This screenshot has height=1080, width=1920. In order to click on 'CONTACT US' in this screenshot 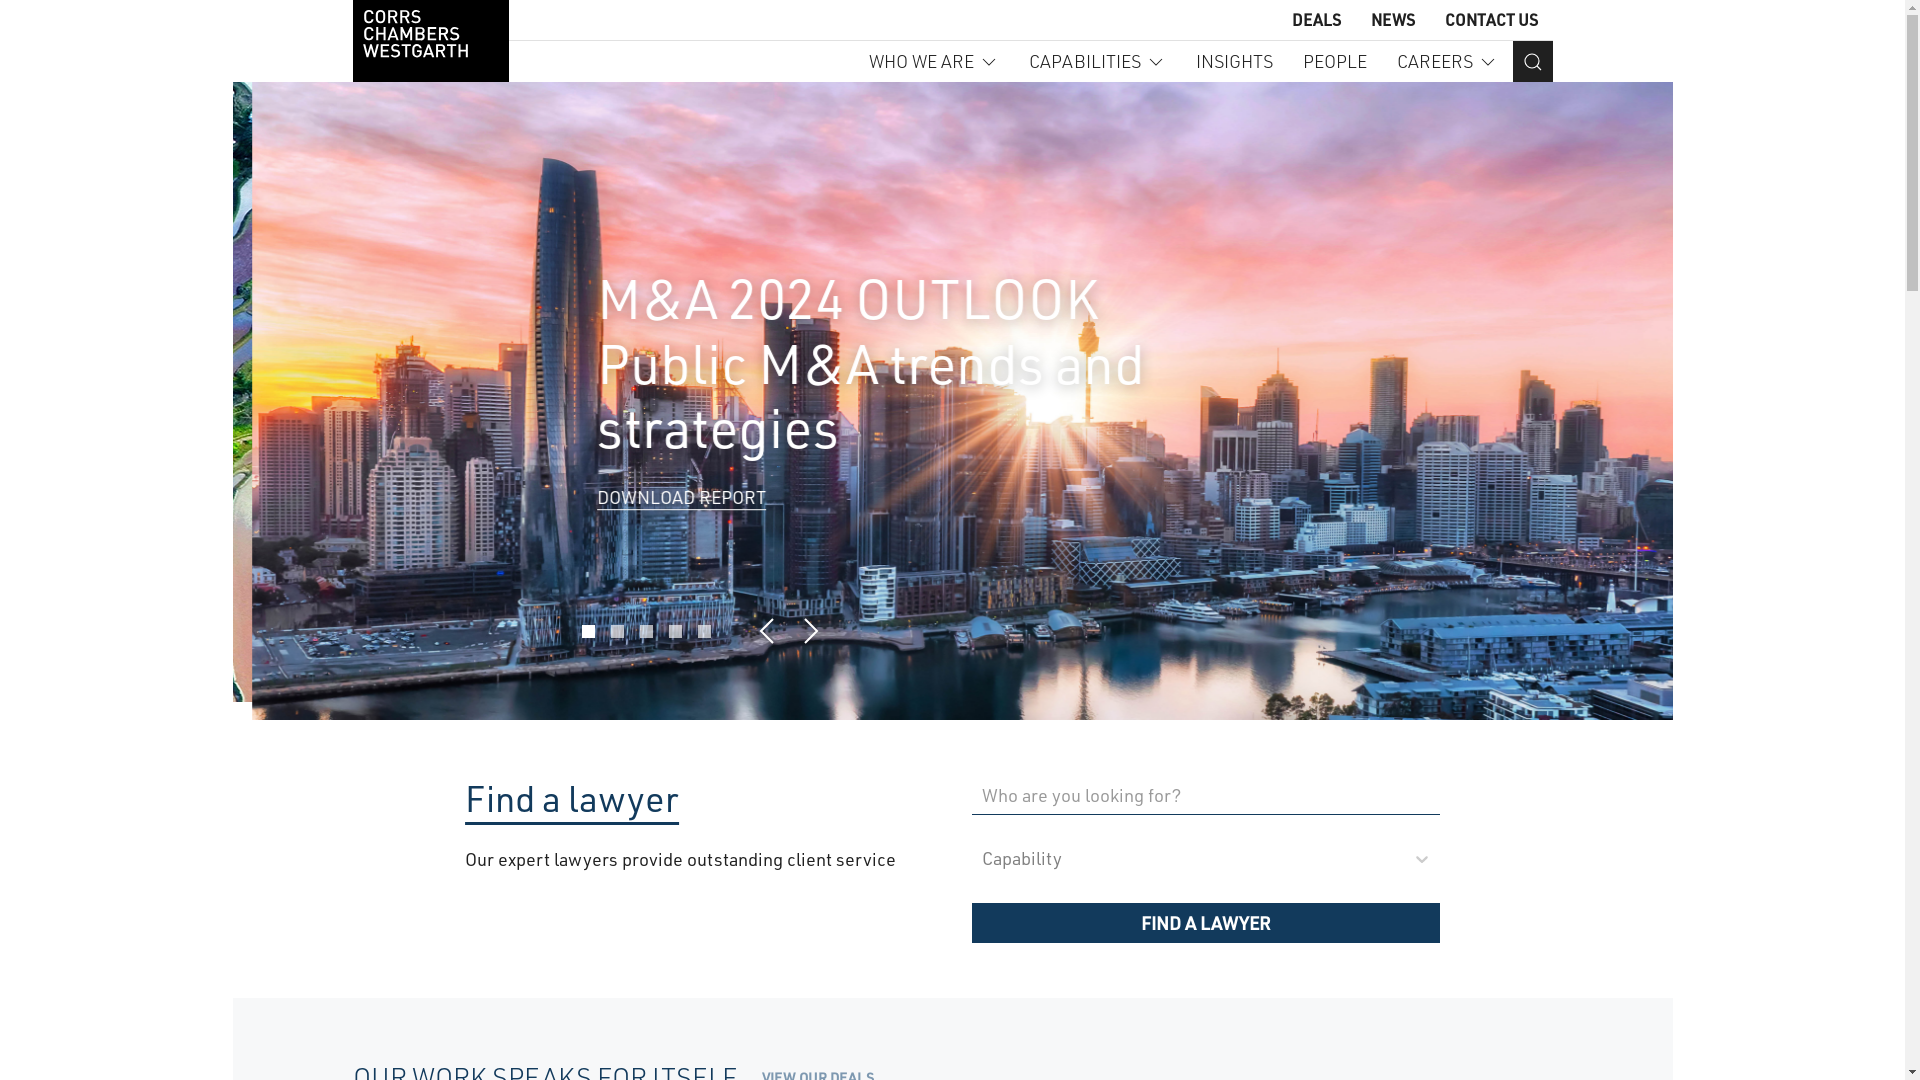, I will do `click(1444, 19)`.